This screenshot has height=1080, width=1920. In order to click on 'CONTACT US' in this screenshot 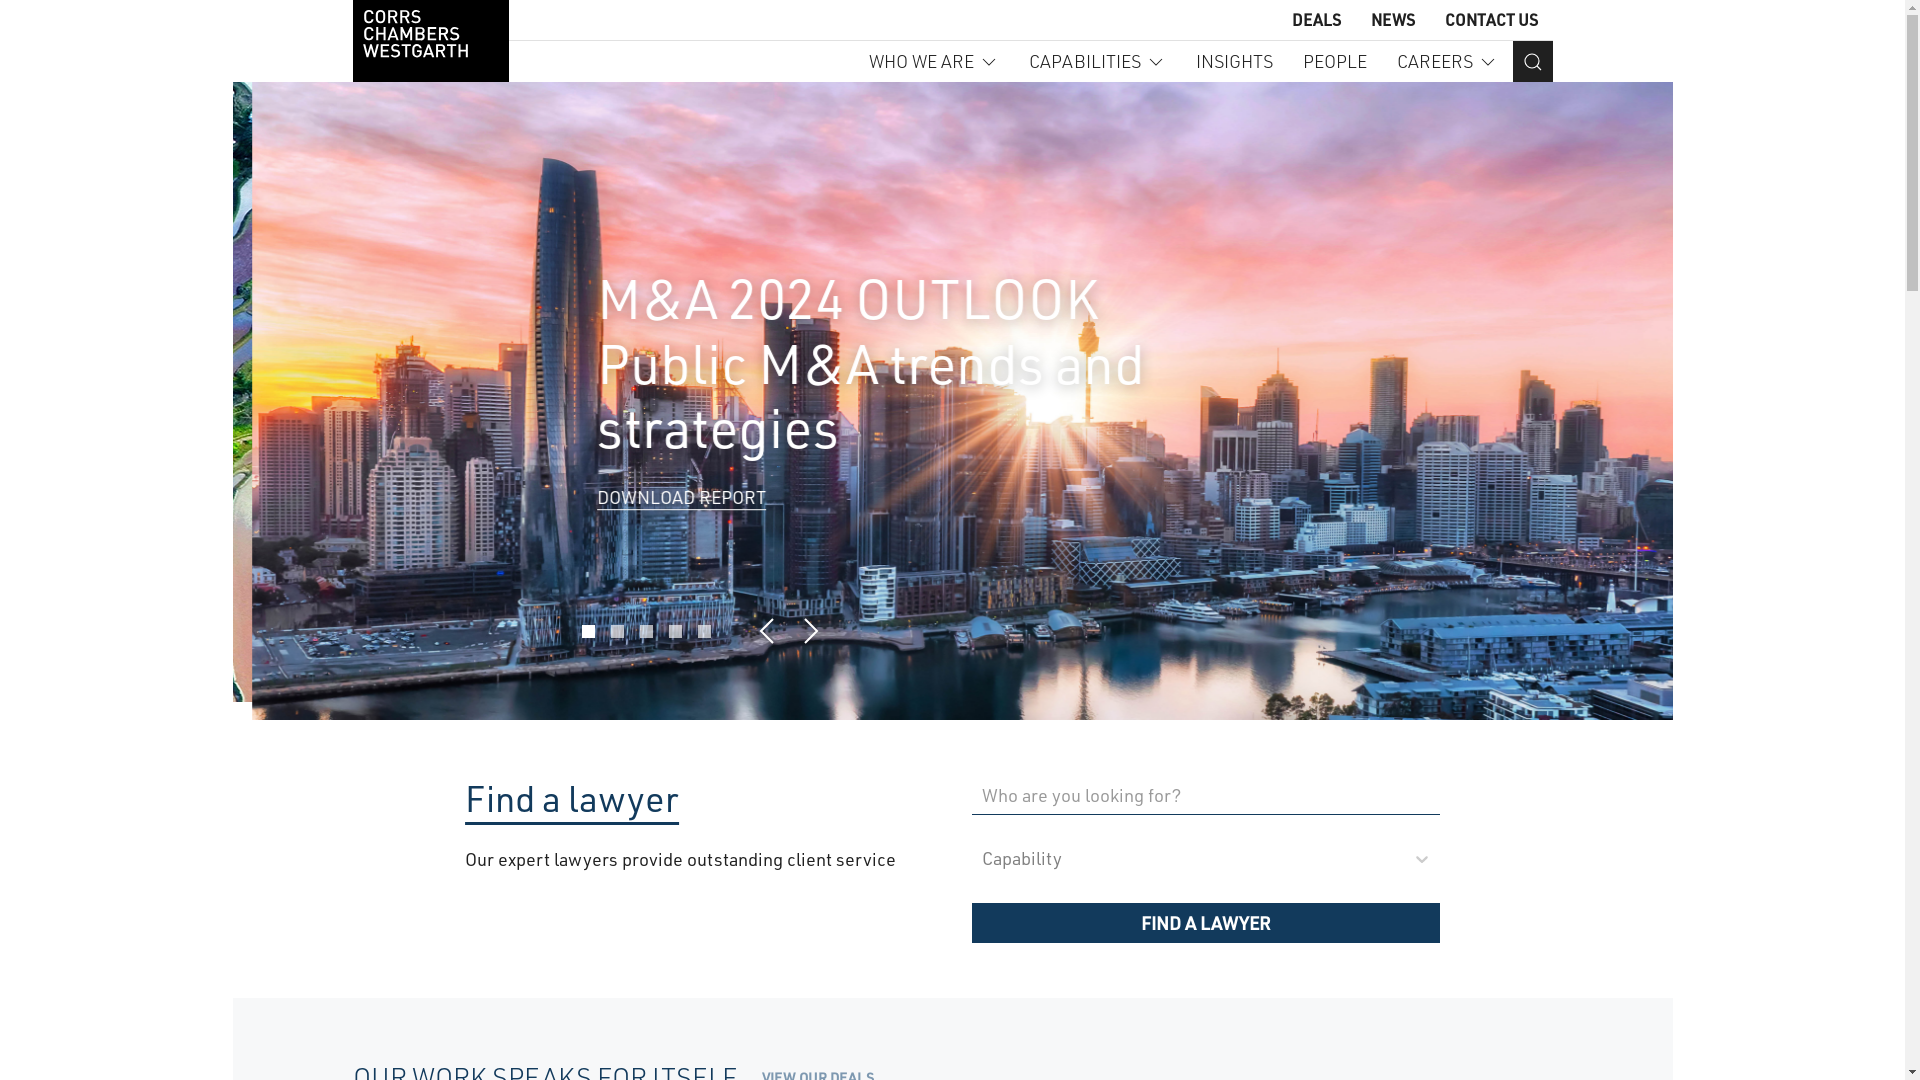, I will do `click(1444, 19)`.